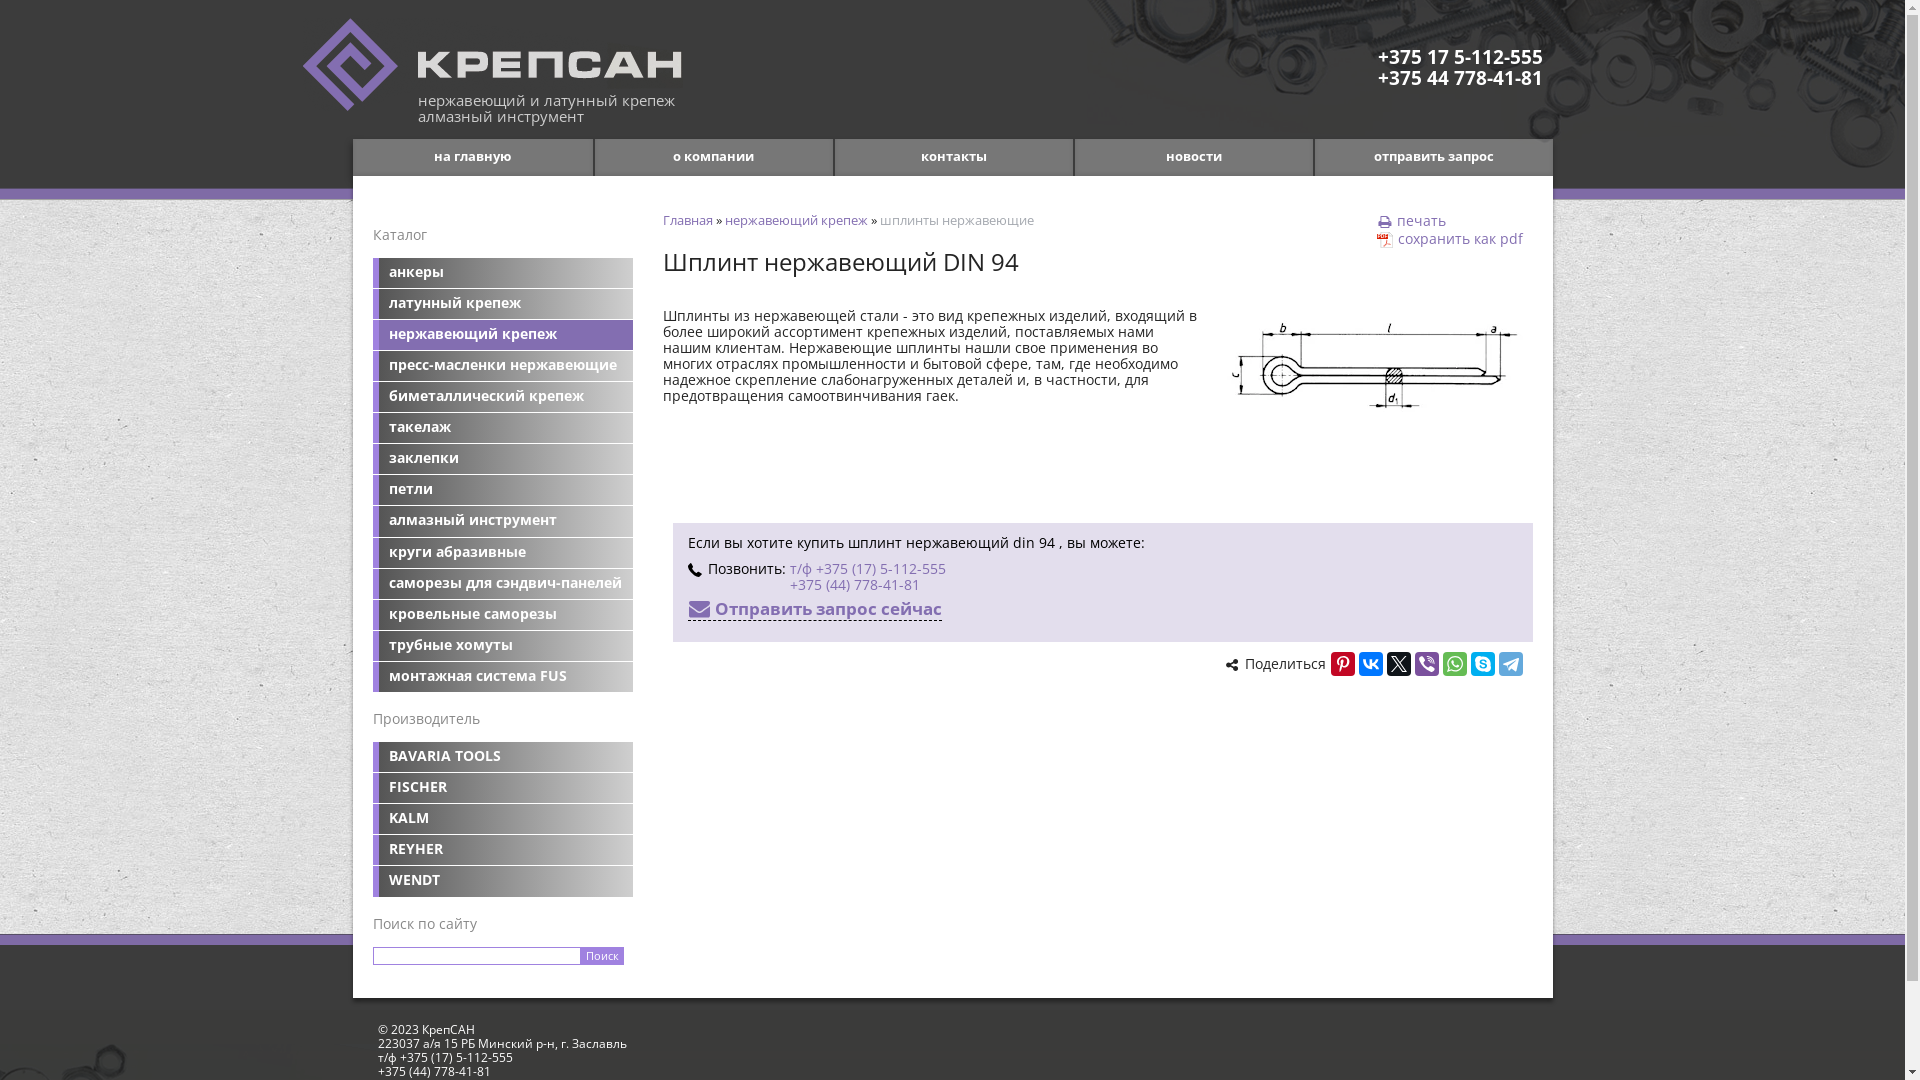  Describe the element at coordinates (502, 756) in the screenshot. I see `'BAVARIA TOOLS'` at that location.